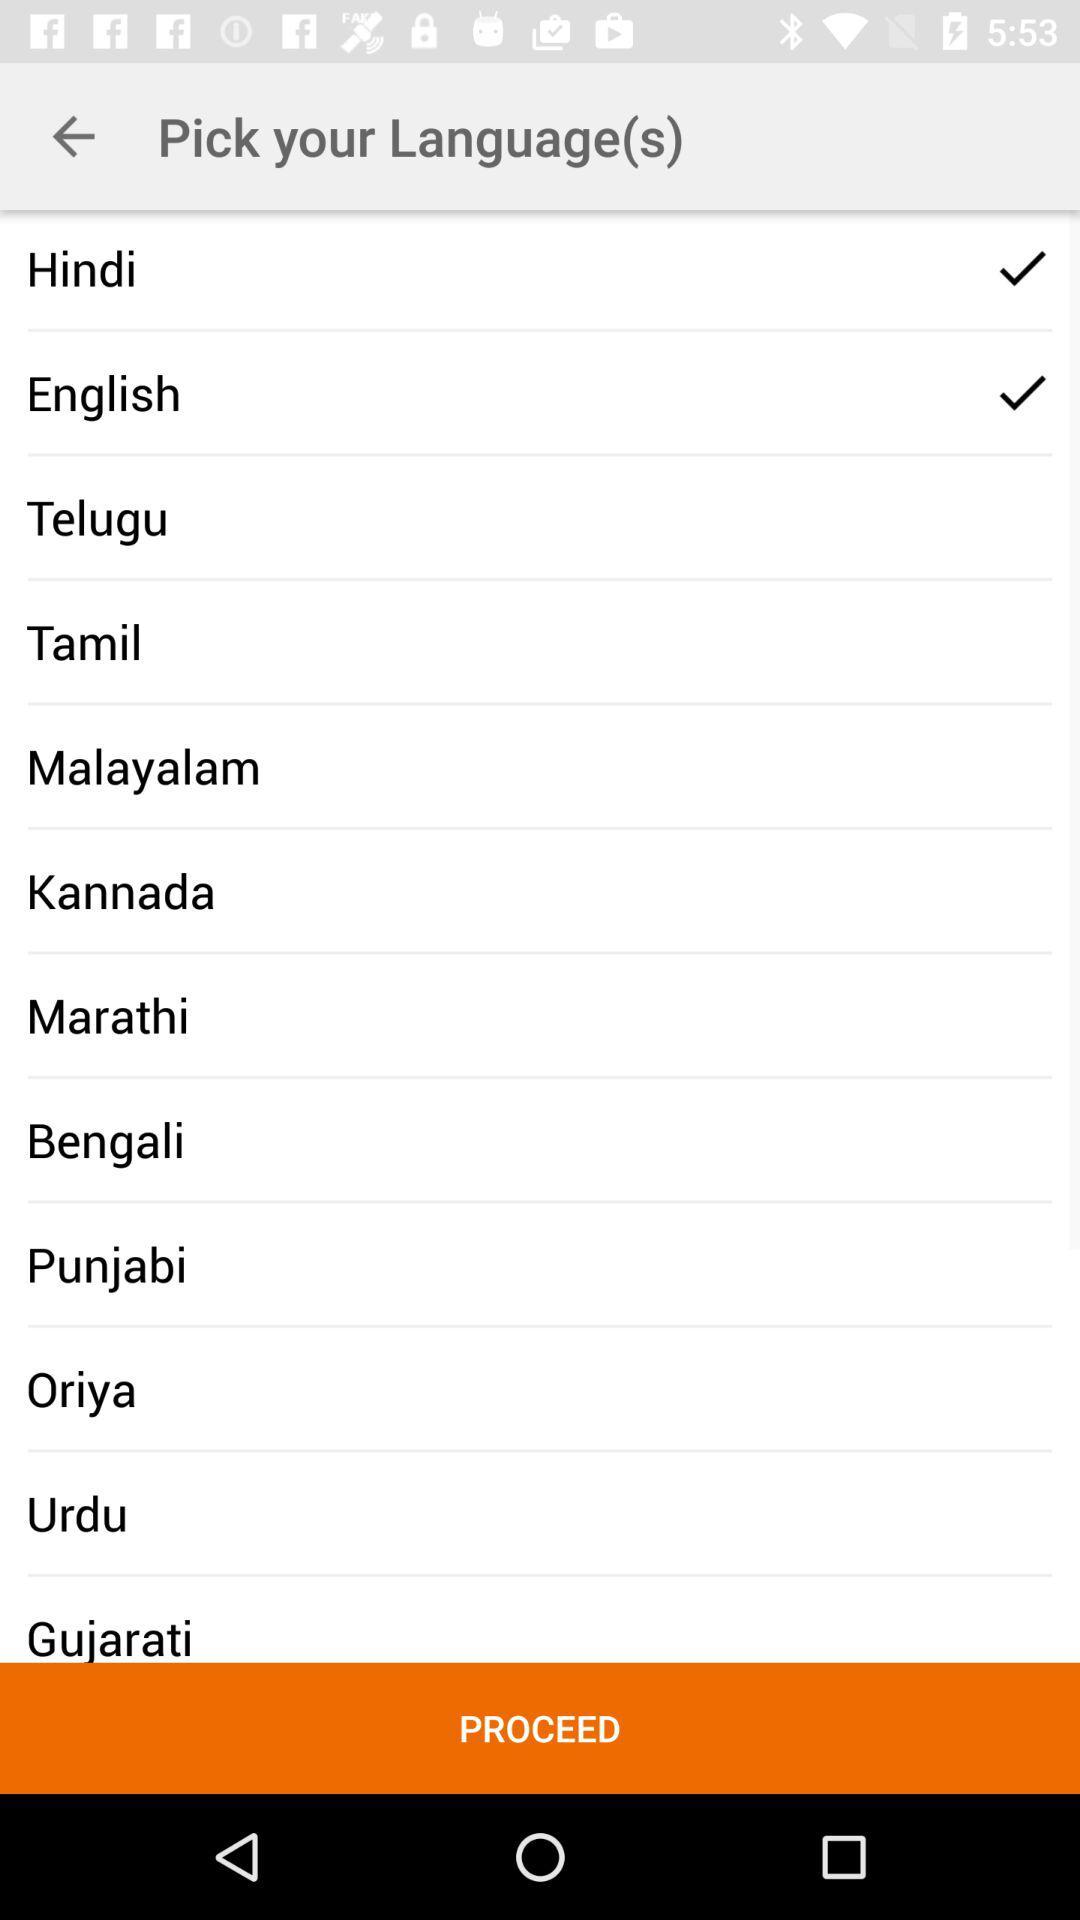  I want to click on malayalam icon, so click(142, 765).